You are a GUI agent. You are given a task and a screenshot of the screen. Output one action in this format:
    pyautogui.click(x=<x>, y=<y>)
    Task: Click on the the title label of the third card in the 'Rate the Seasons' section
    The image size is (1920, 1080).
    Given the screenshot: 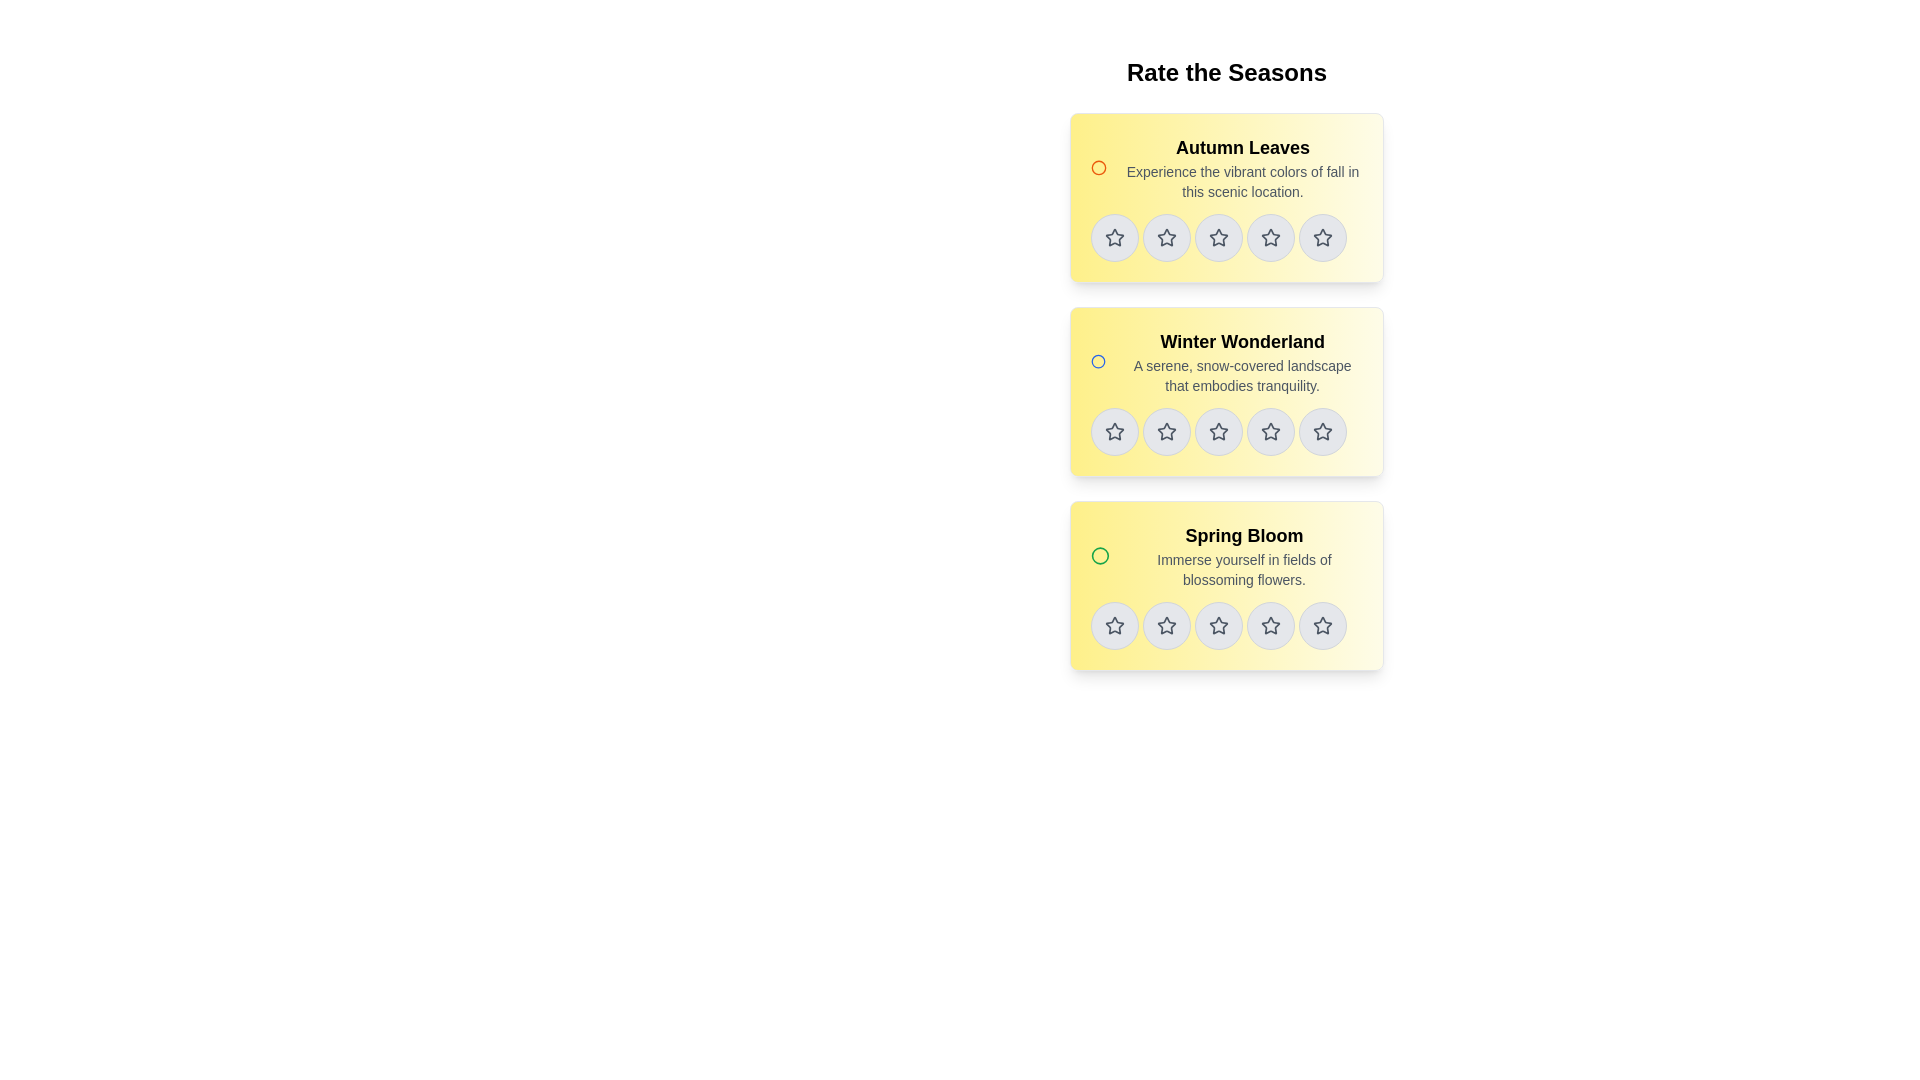 What is the action you would take?
    pyautogui.click(x=1243, y=535)
    